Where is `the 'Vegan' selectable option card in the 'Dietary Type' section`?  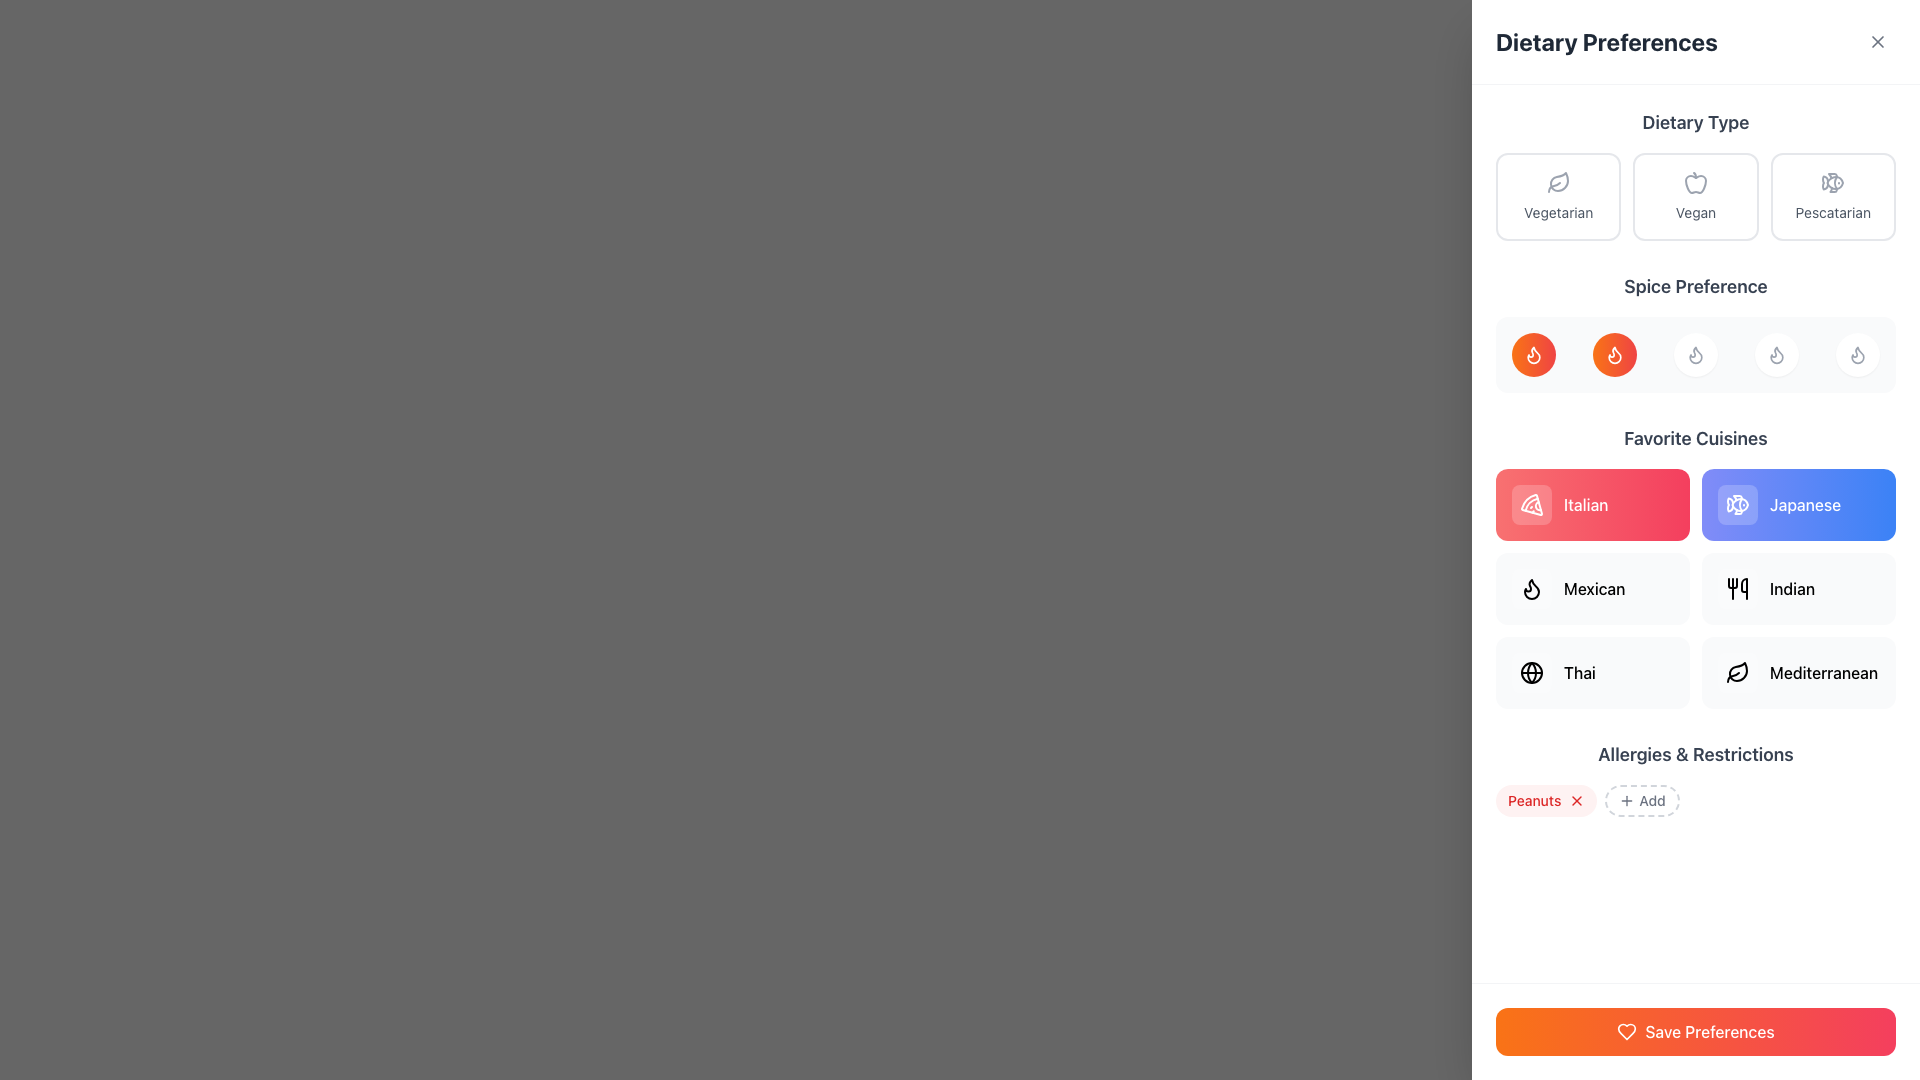
the 'Vegan' selectable option card in the 'Dietary Type' section is located at coordinates (1694, 196).